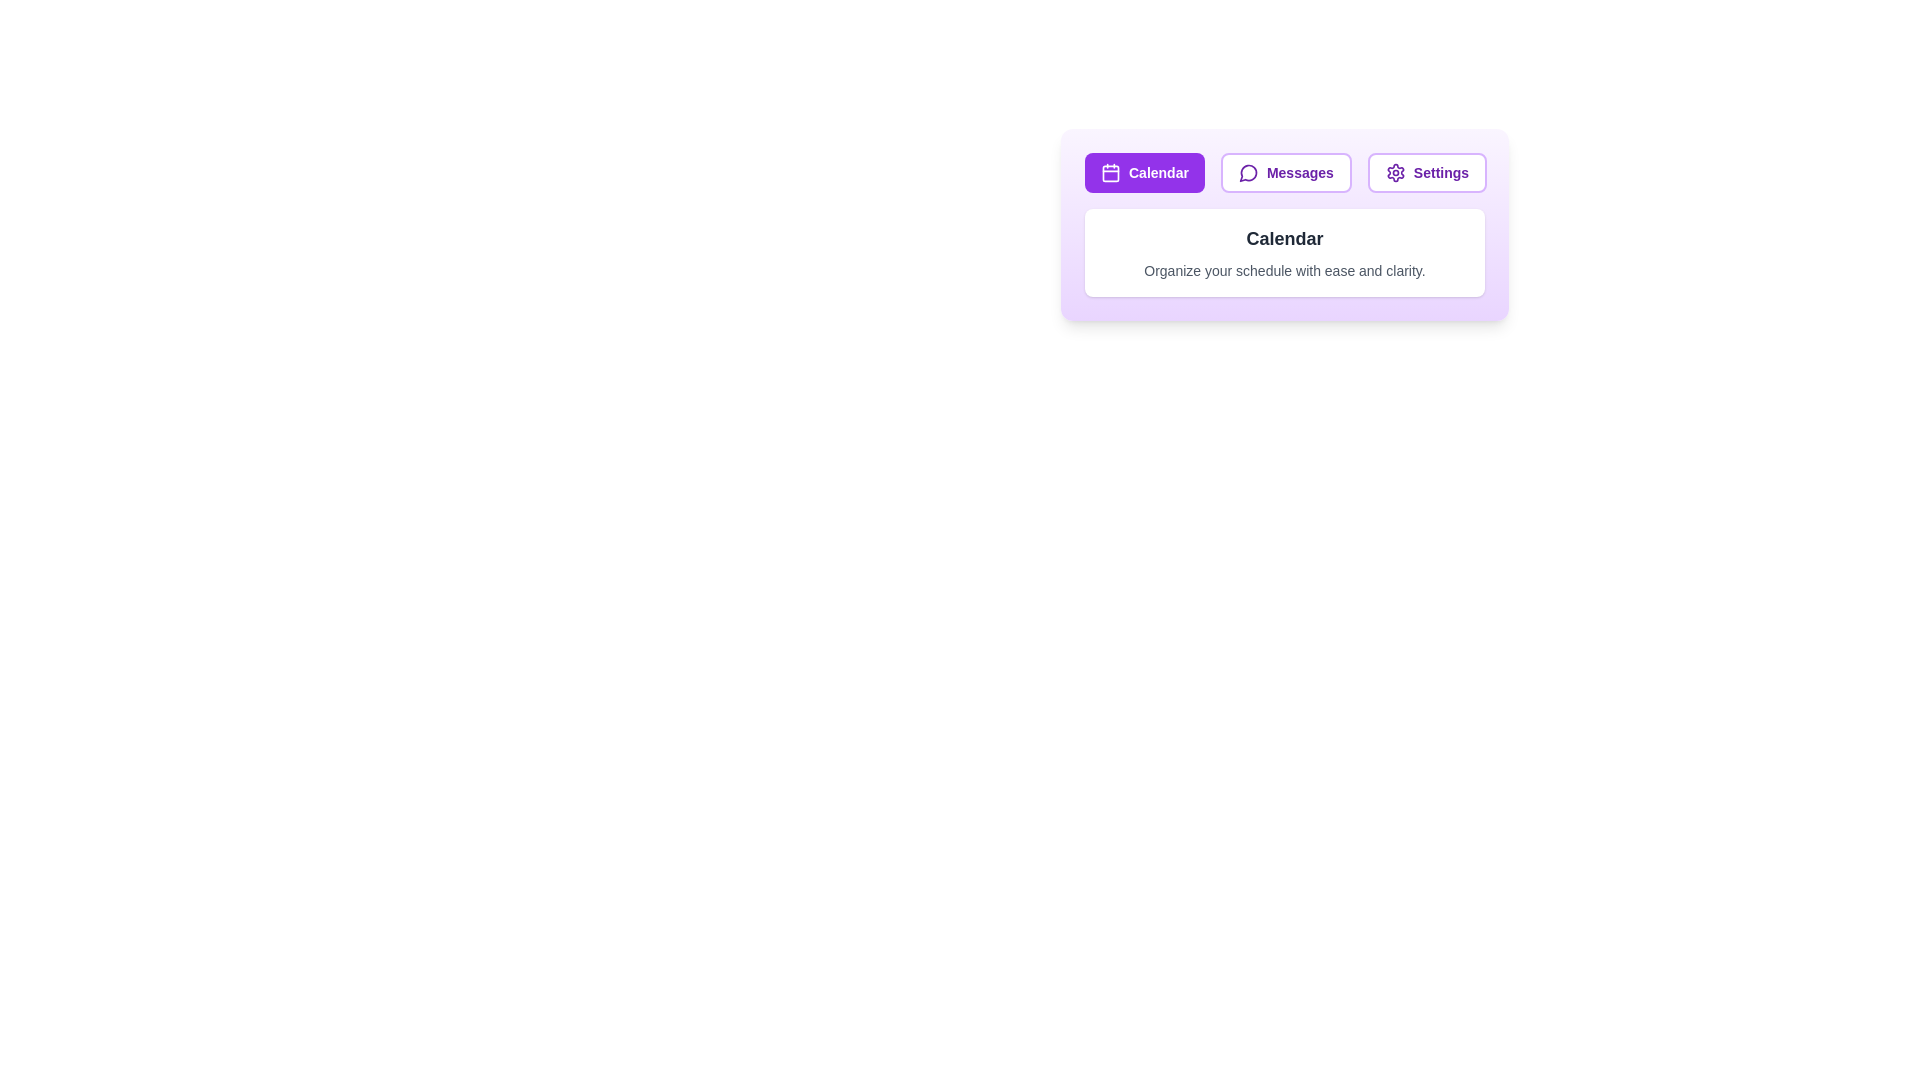 The image size is (1920, 1080). What do you see at coordinates (1426, 172) in the screenshot?
I see `the Settings tab by clicking on its button` at bounding box center [1426, 172].